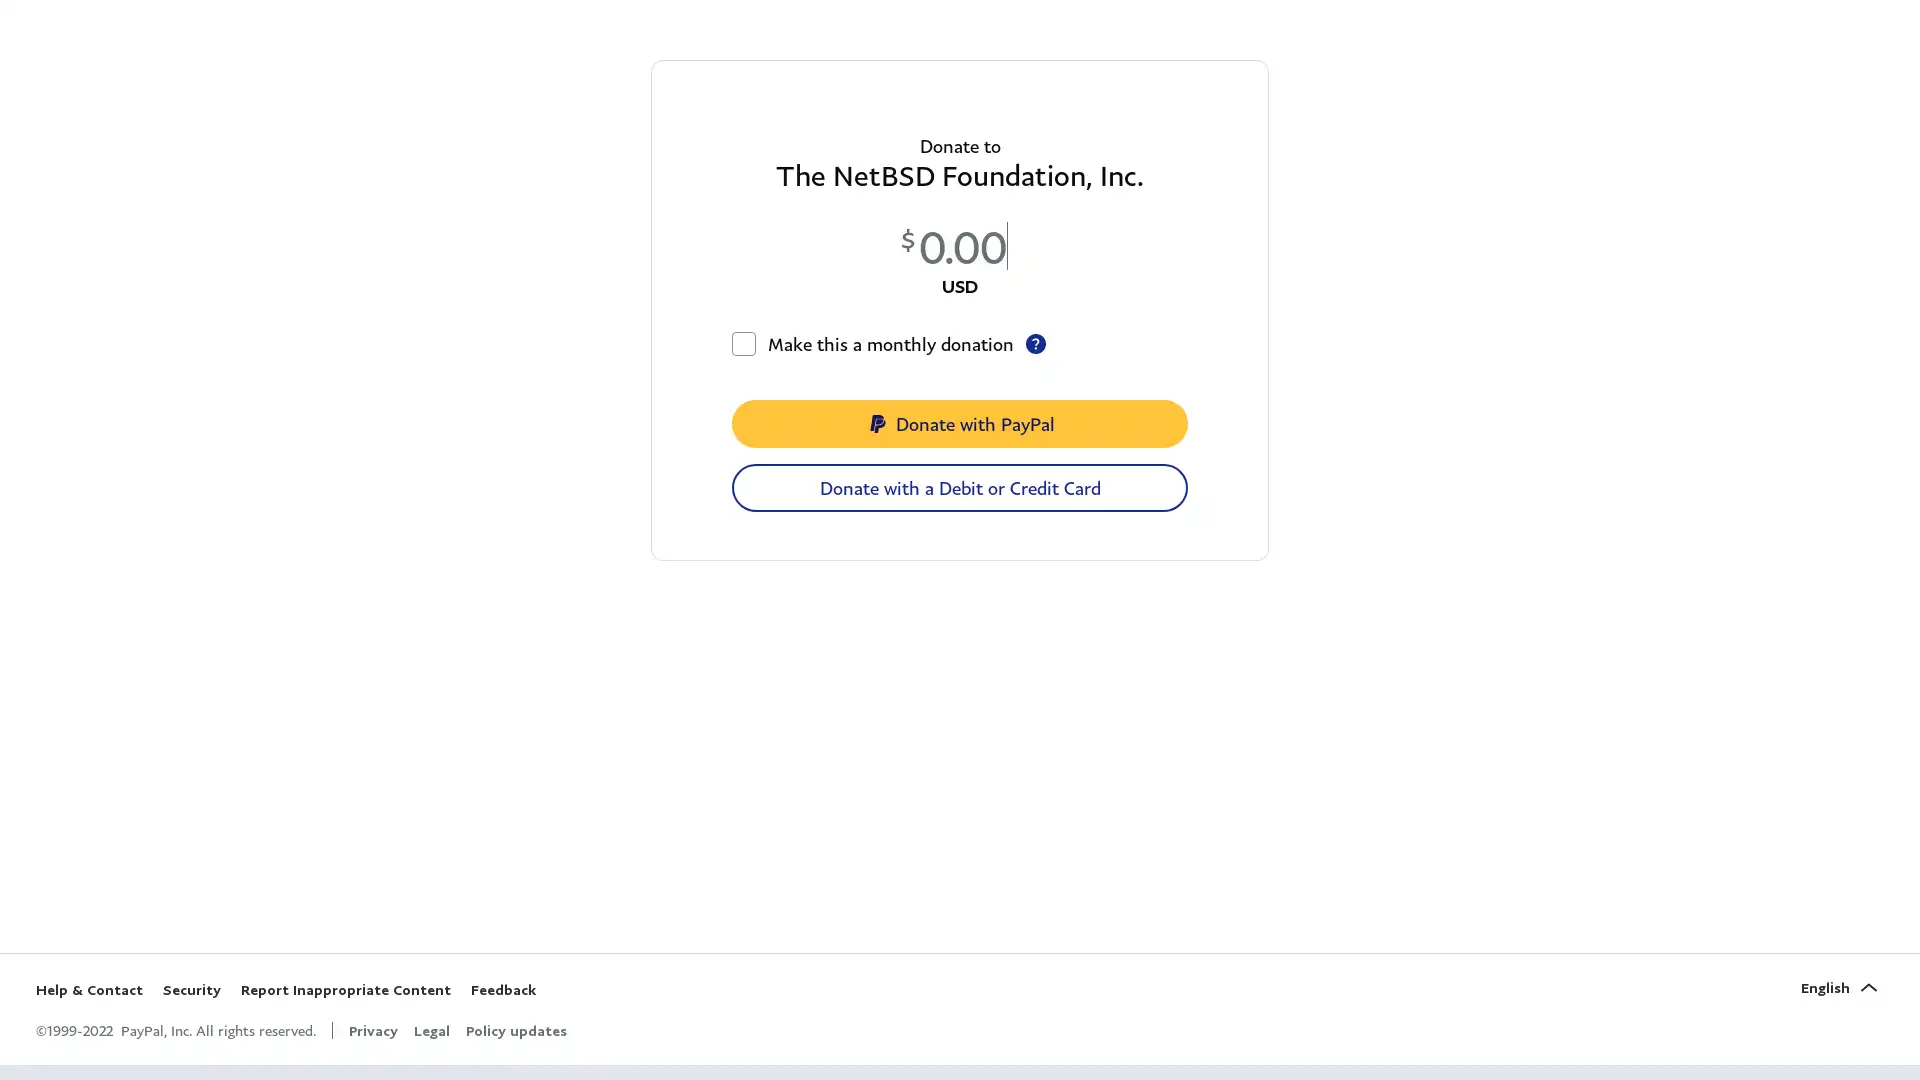 Image resolution: width=1920 pixels, height=1080 pixels. I want to click on Donate with PayPal, so click(960, 423).